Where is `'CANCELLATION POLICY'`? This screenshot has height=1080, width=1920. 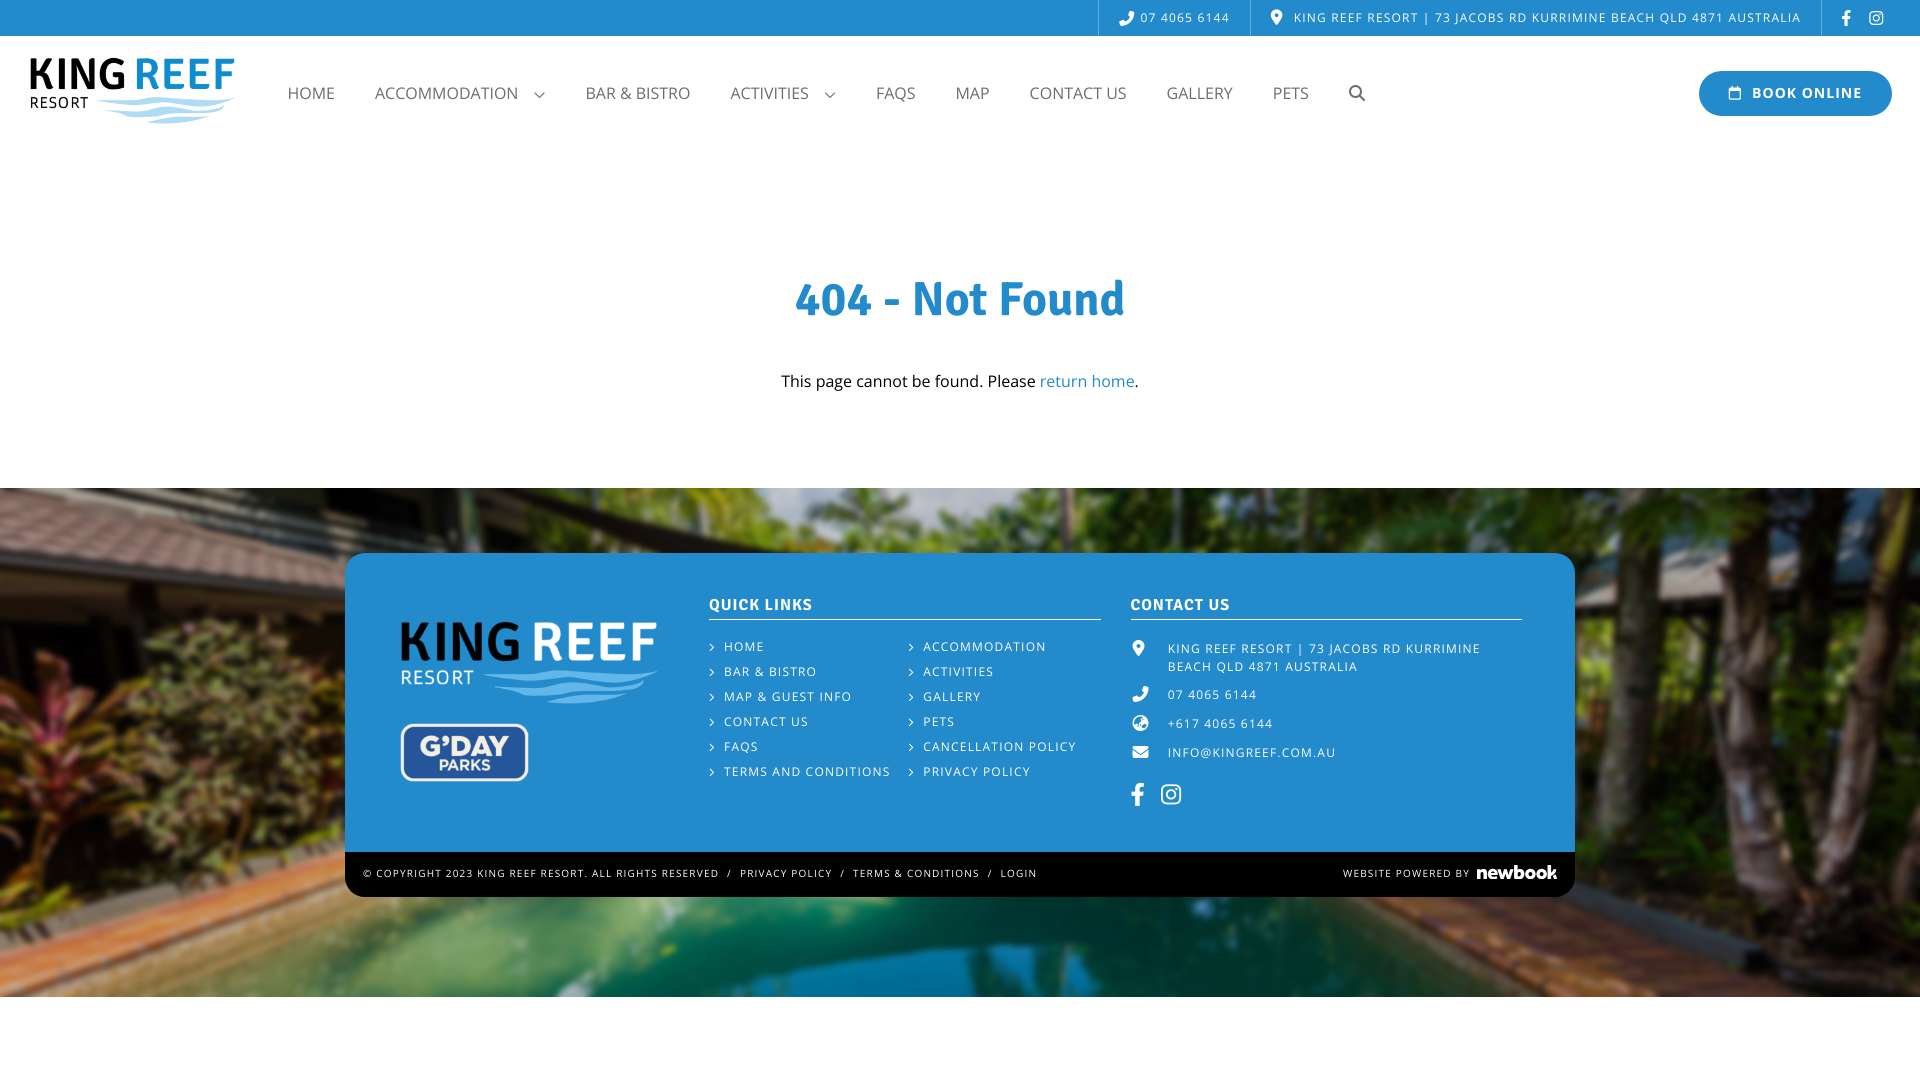
'CANCELLATION POLICY' is located at coordinates (906, 747).